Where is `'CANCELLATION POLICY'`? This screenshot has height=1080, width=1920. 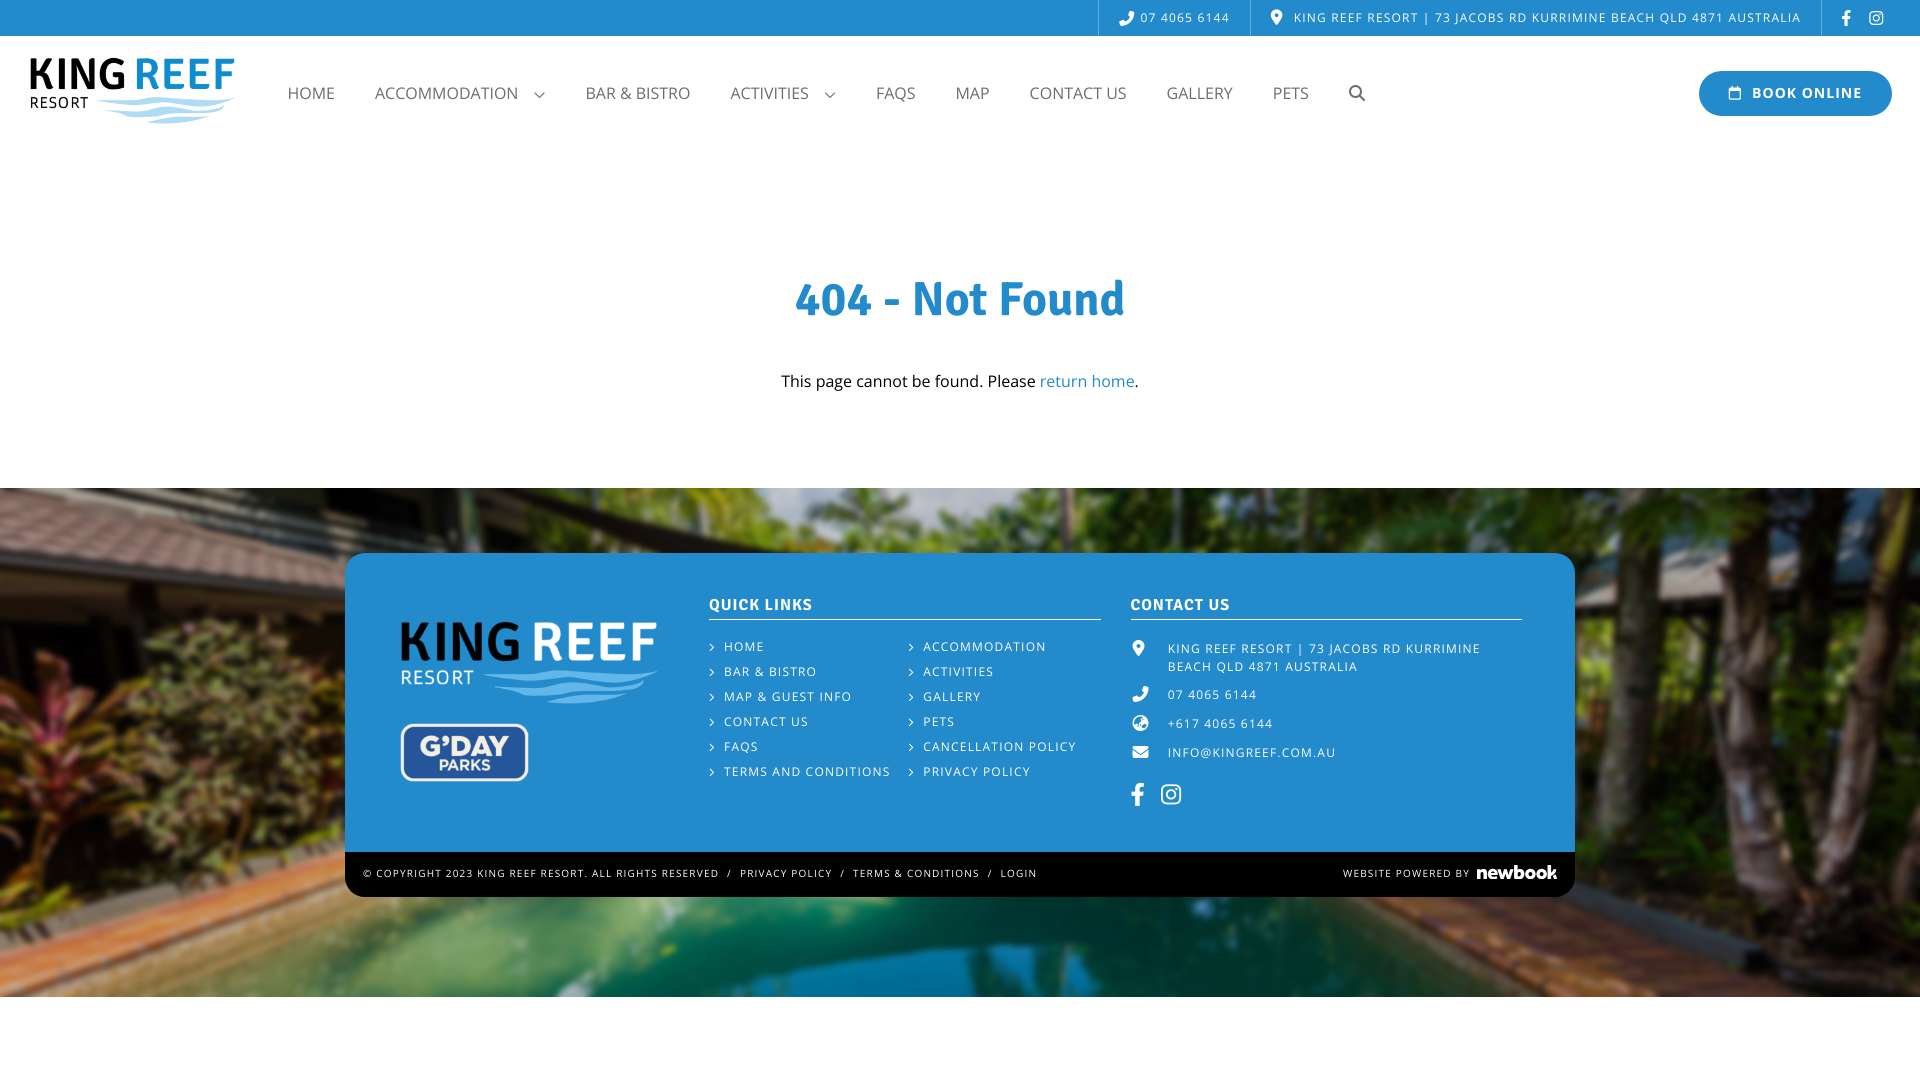
'CANCELLATION POLICY' is located at coordinates (906, 747).